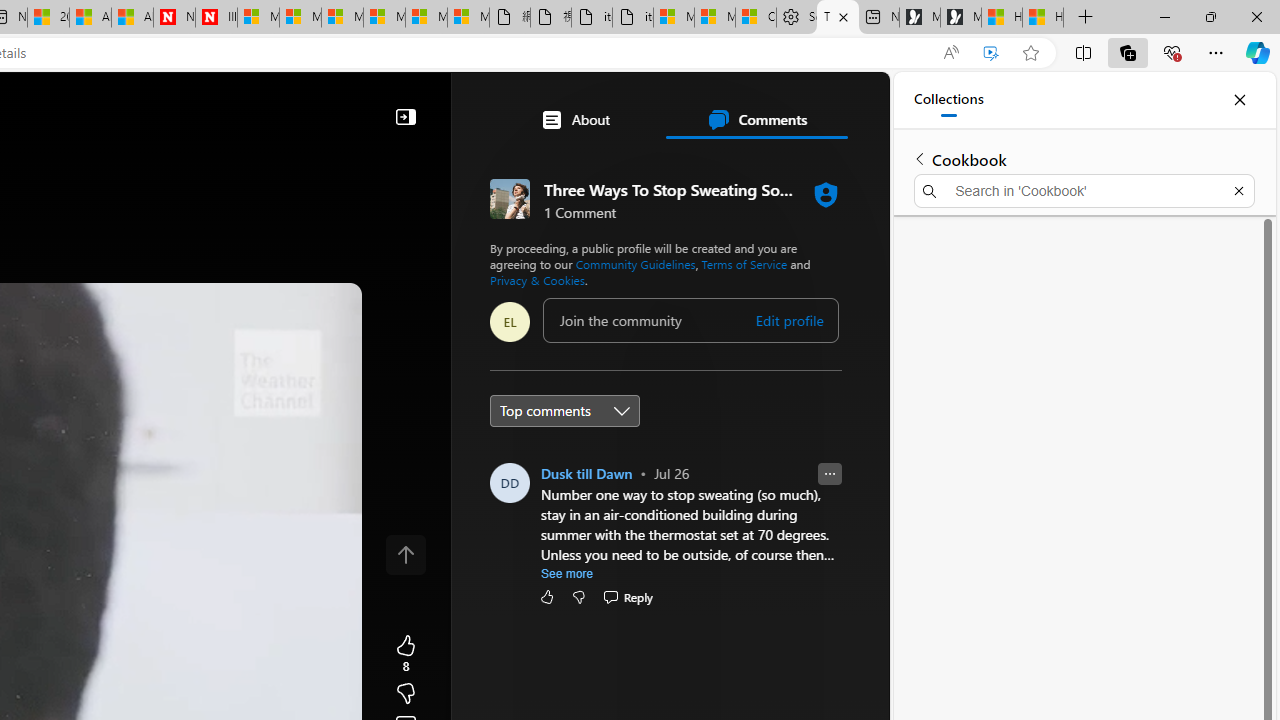 Image resolution: width=1280 pixels, height=720 pixels. Describe the element at coordinates (743, 263) in the screenshot. I see `'Terms of Service'` at that location.